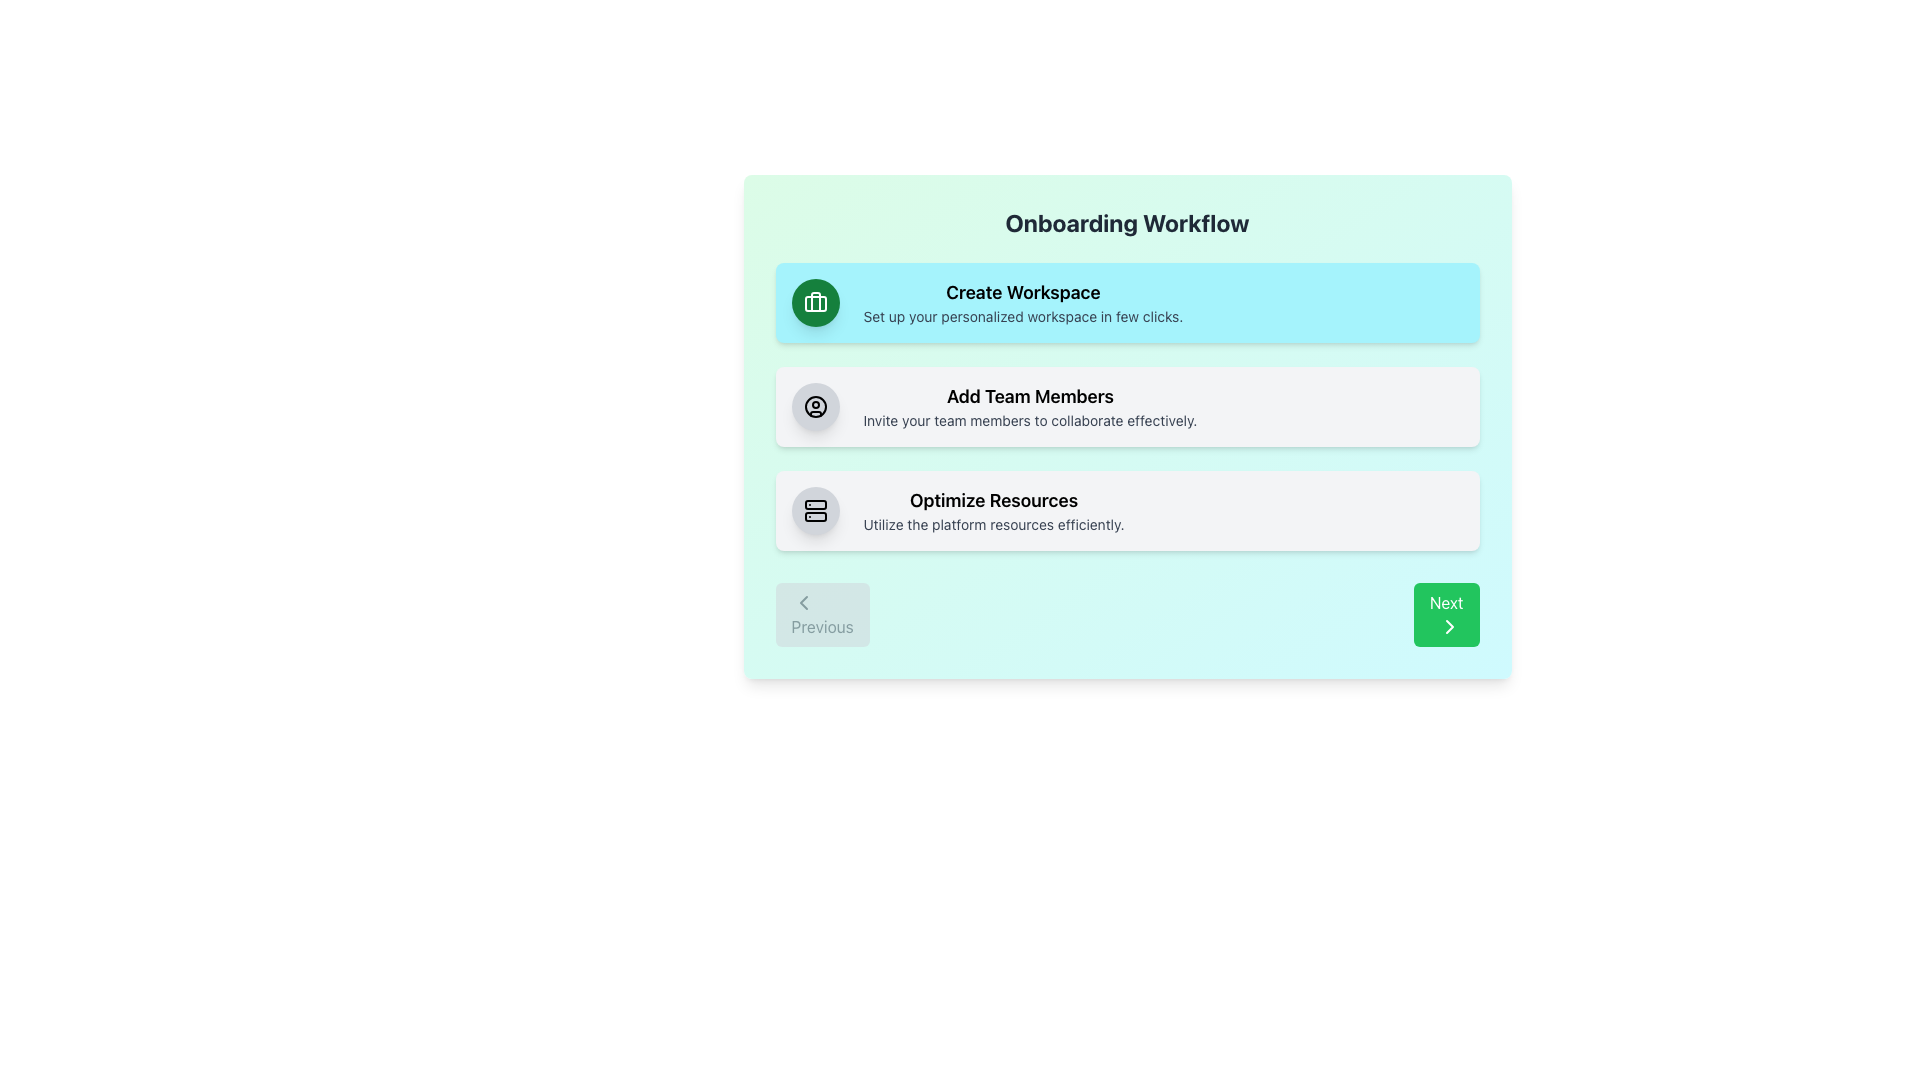 Image resolution: width=1920 pixels, height=1080 pixels. Describe the element at coordinates (1127, 406) in the screenshot. I see `informational card about adding team members, which is the middle card in the onboarding workflow section` at that location.